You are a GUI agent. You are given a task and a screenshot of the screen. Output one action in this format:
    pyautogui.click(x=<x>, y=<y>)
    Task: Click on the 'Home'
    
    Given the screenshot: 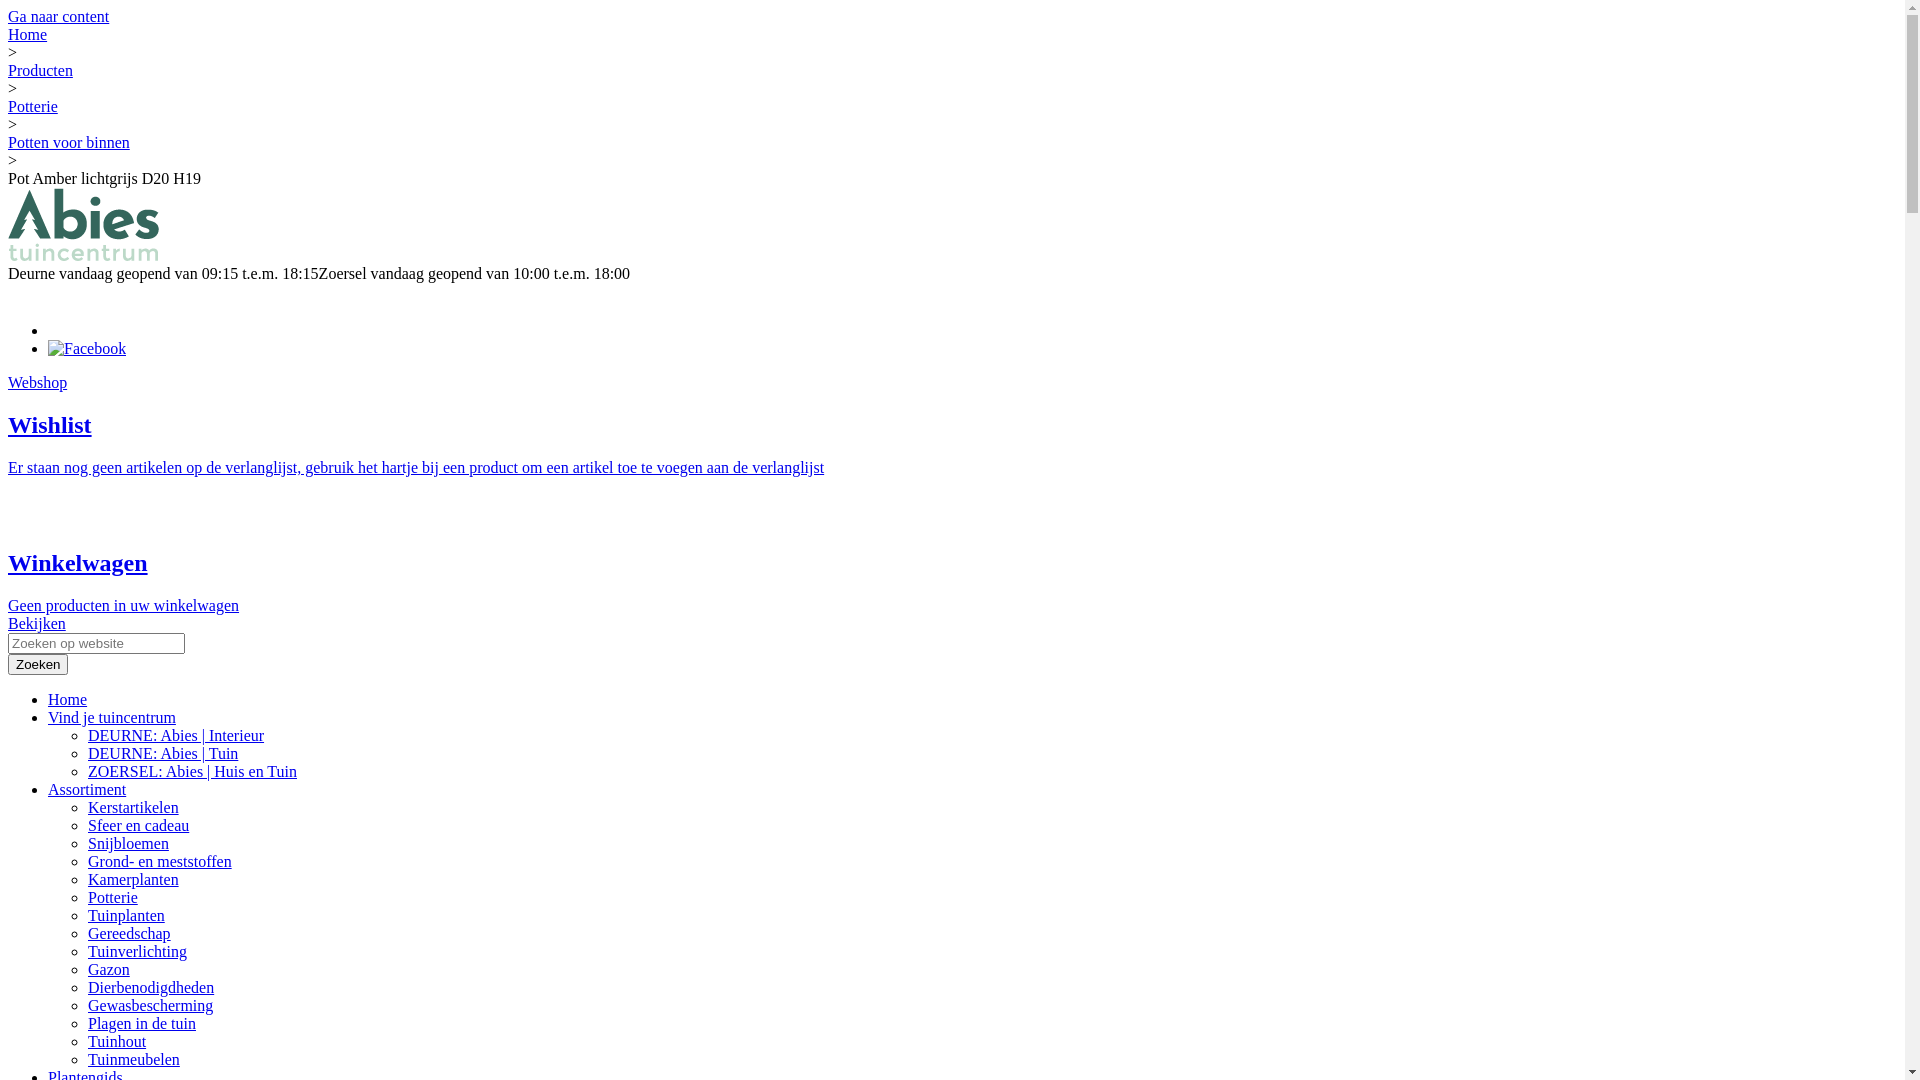 What is the action you would take?
    pyautogui.click(x=67, y=698)
    